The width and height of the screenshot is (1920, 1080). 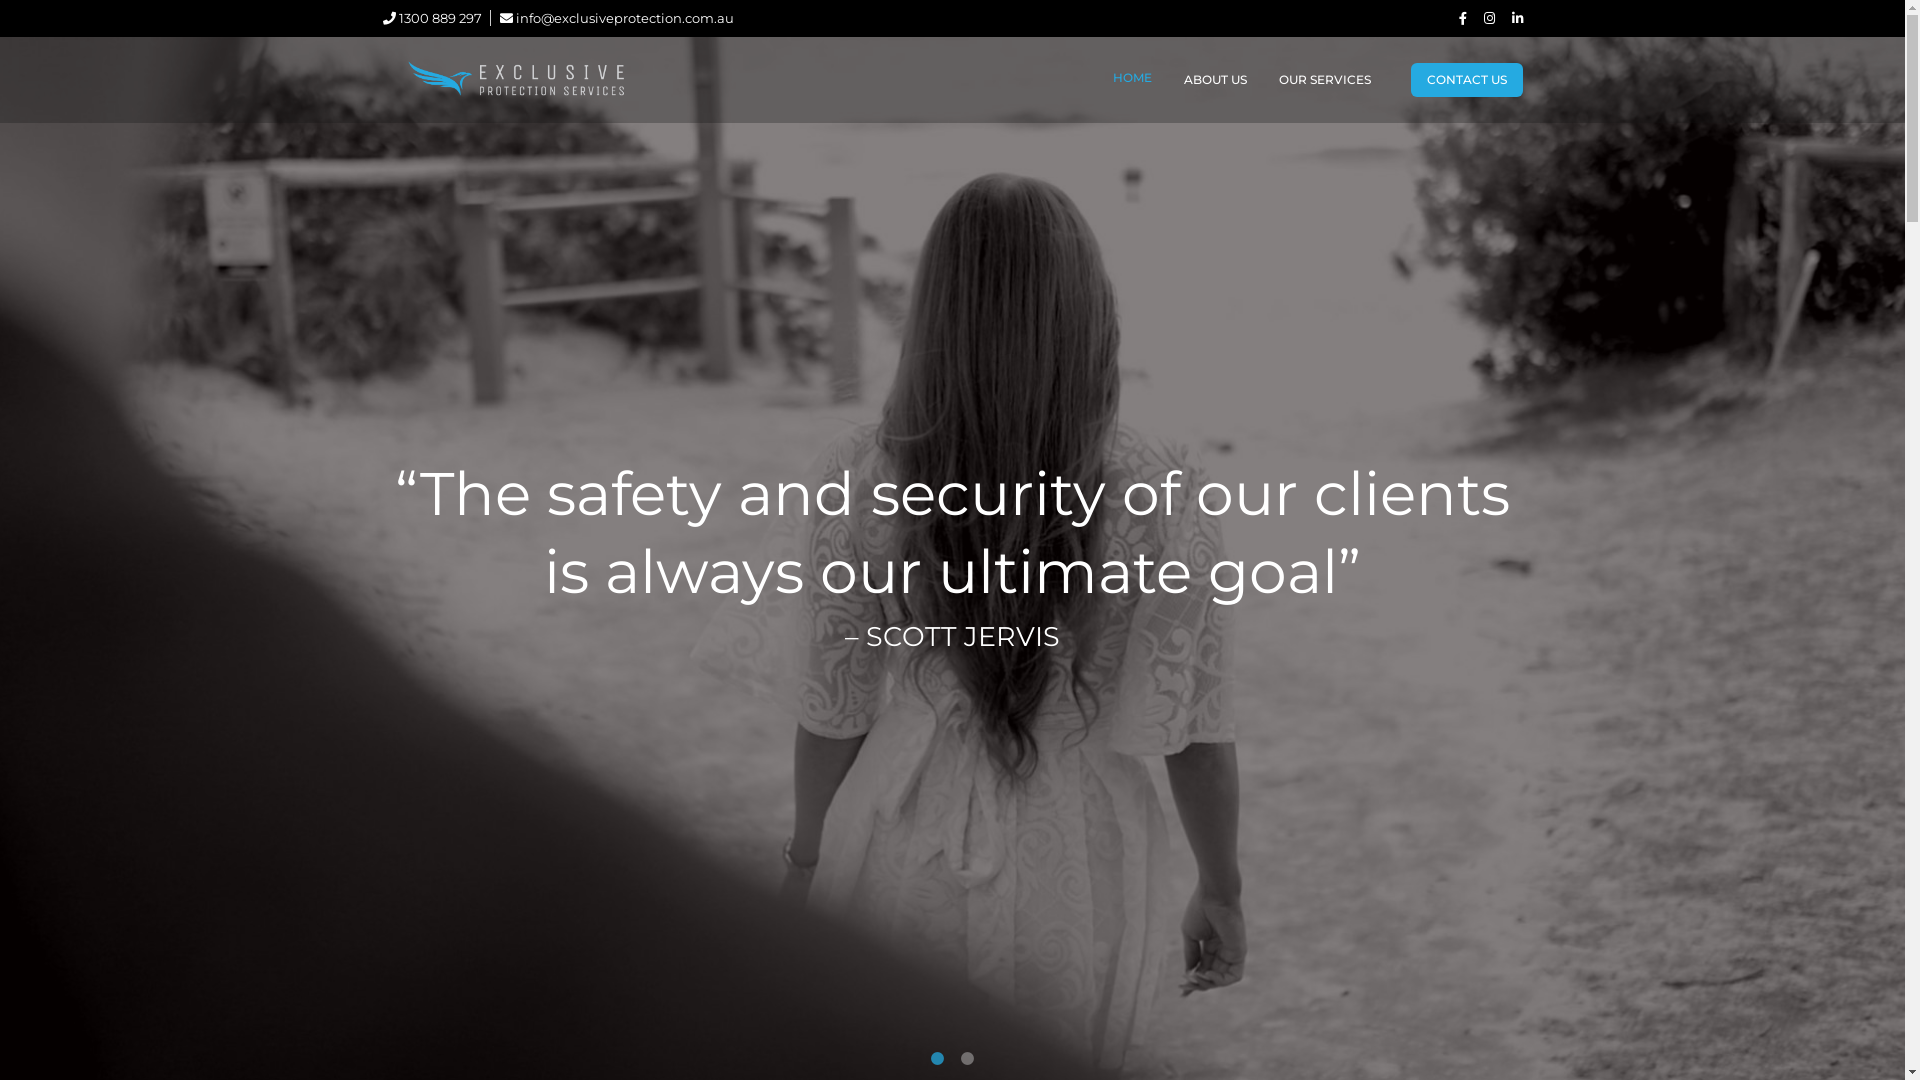 I want to click on 'CONTACT US', so click(x=1465, y=79).